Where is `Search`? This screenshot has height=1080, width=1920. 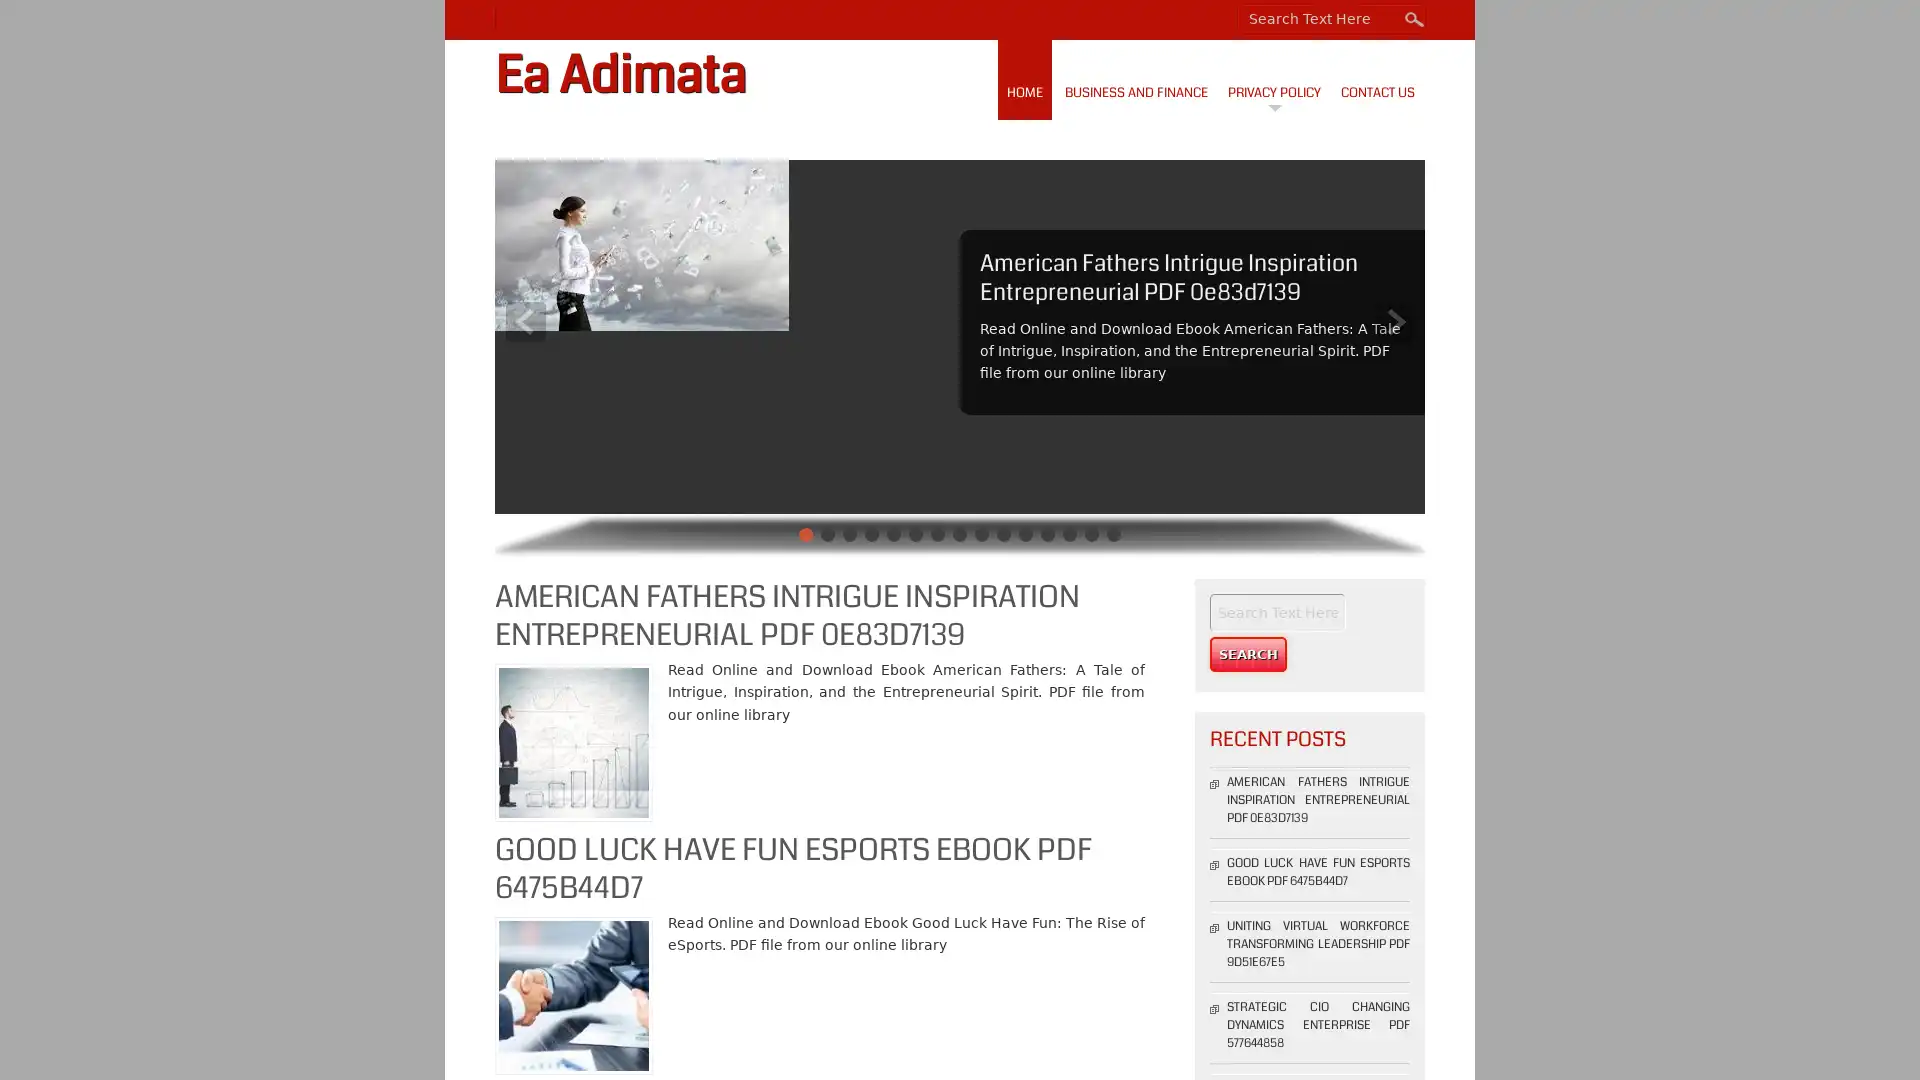
Search is located at coordinates (1247, 654).